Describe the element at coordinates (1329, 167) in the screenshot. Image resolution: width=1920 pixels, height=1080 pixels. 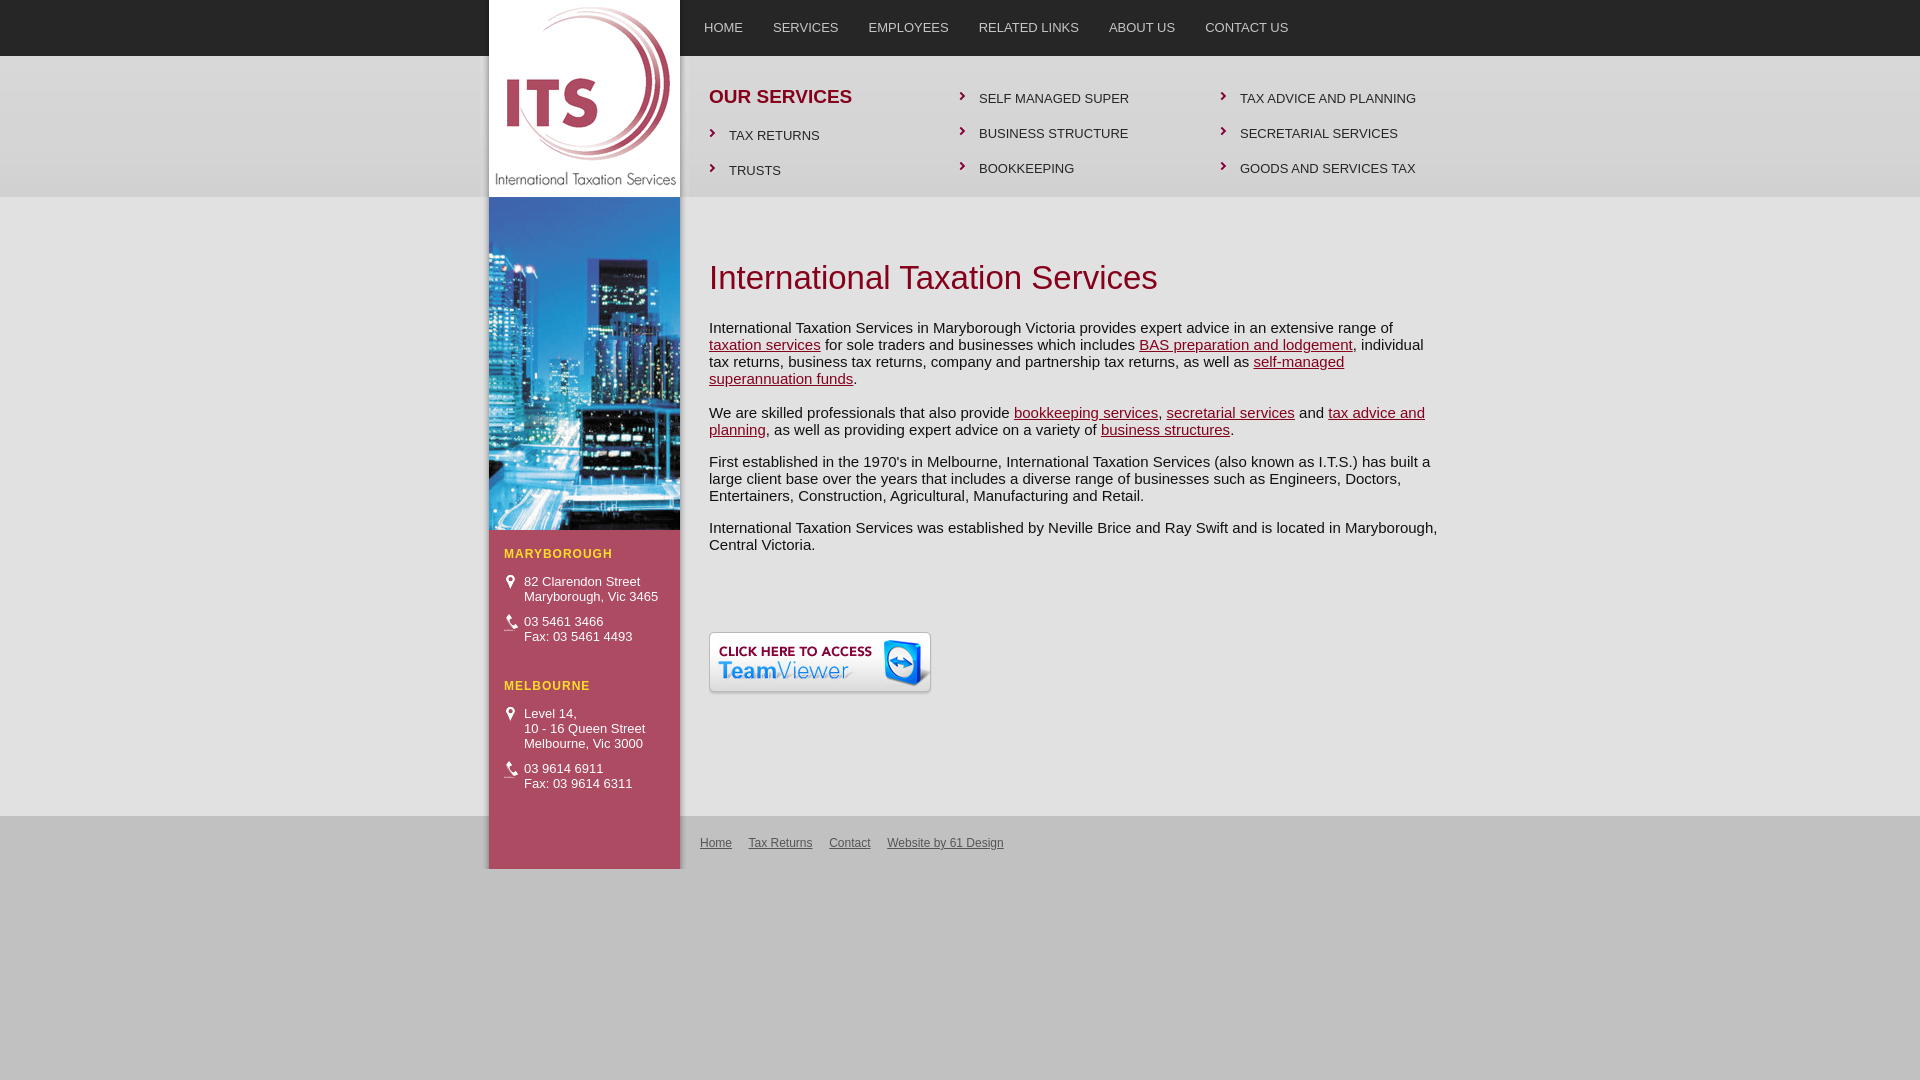
I see `'GOODS AND SERVICES TAX'` at that location.